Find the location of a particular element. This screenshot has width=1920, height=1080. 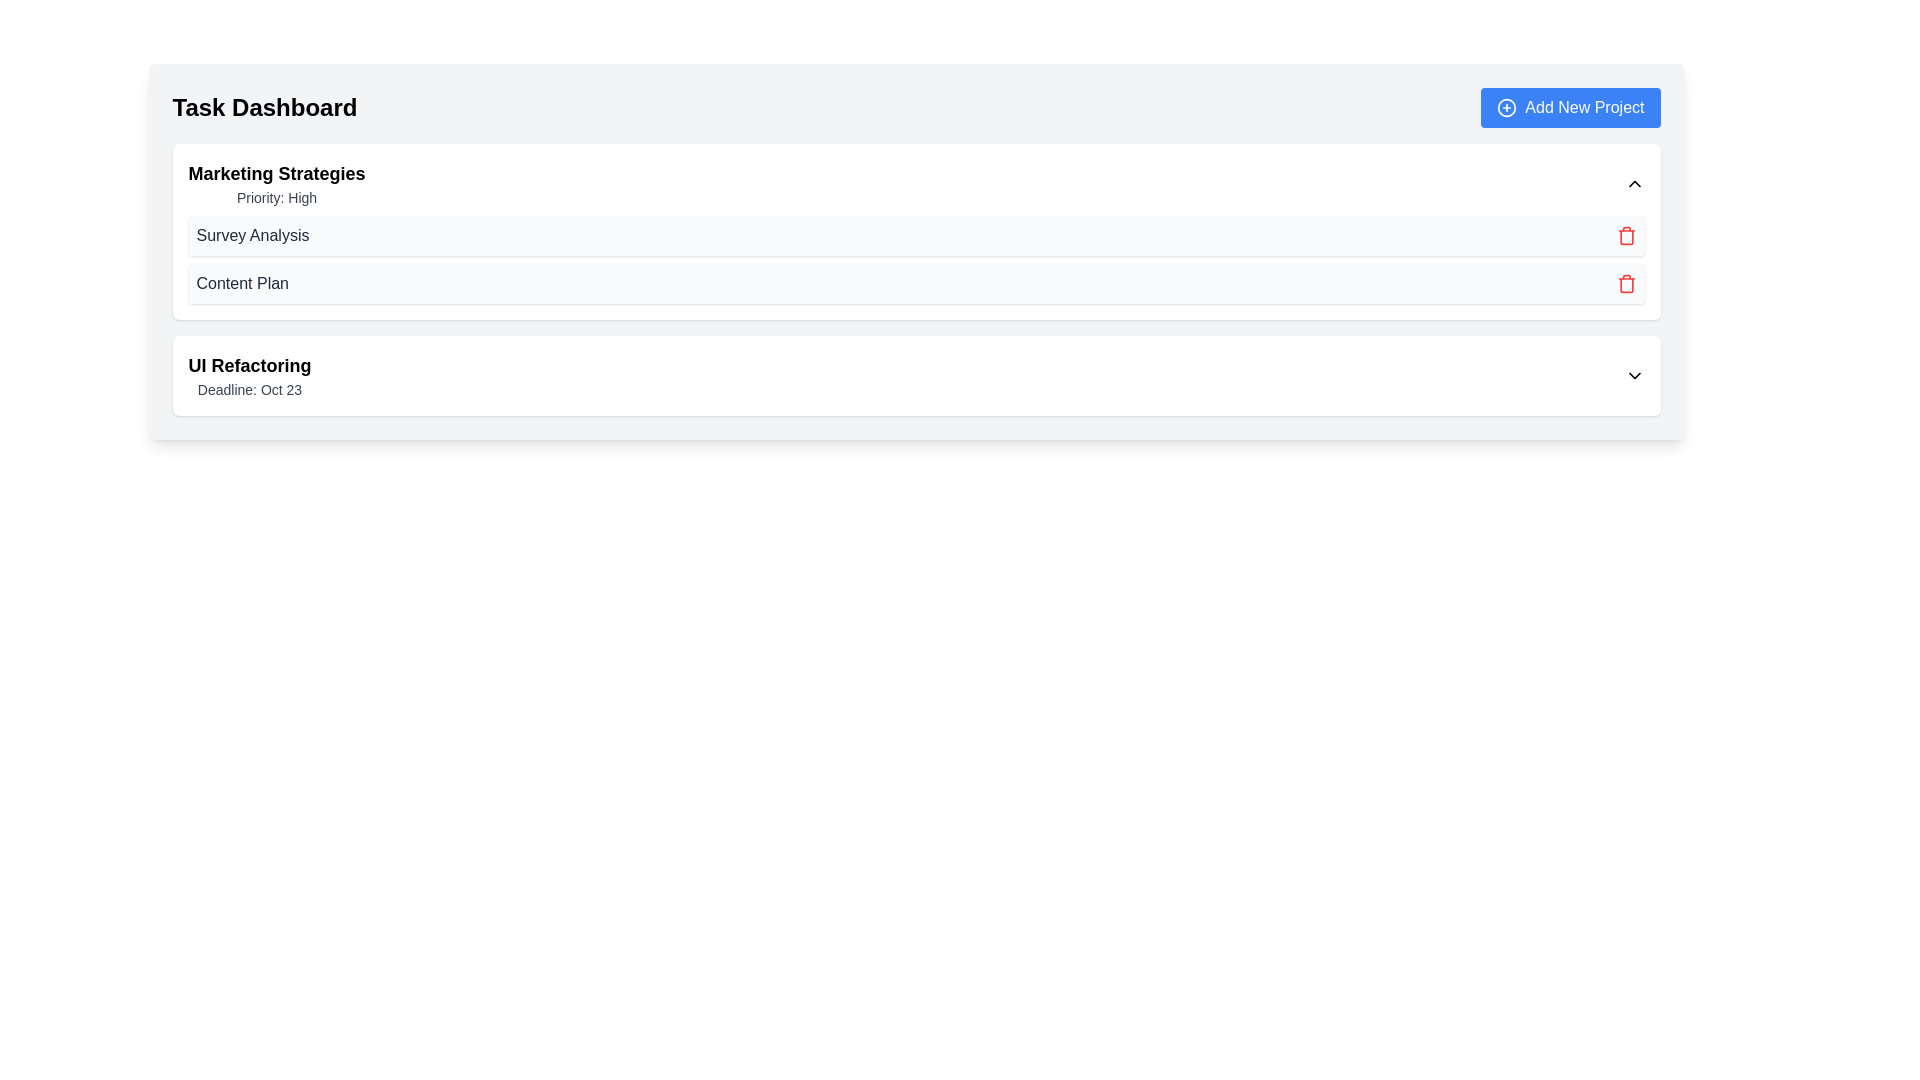

the 'UI Refactoring' card at the bottom of the stack is located at coordinates (915, 375).